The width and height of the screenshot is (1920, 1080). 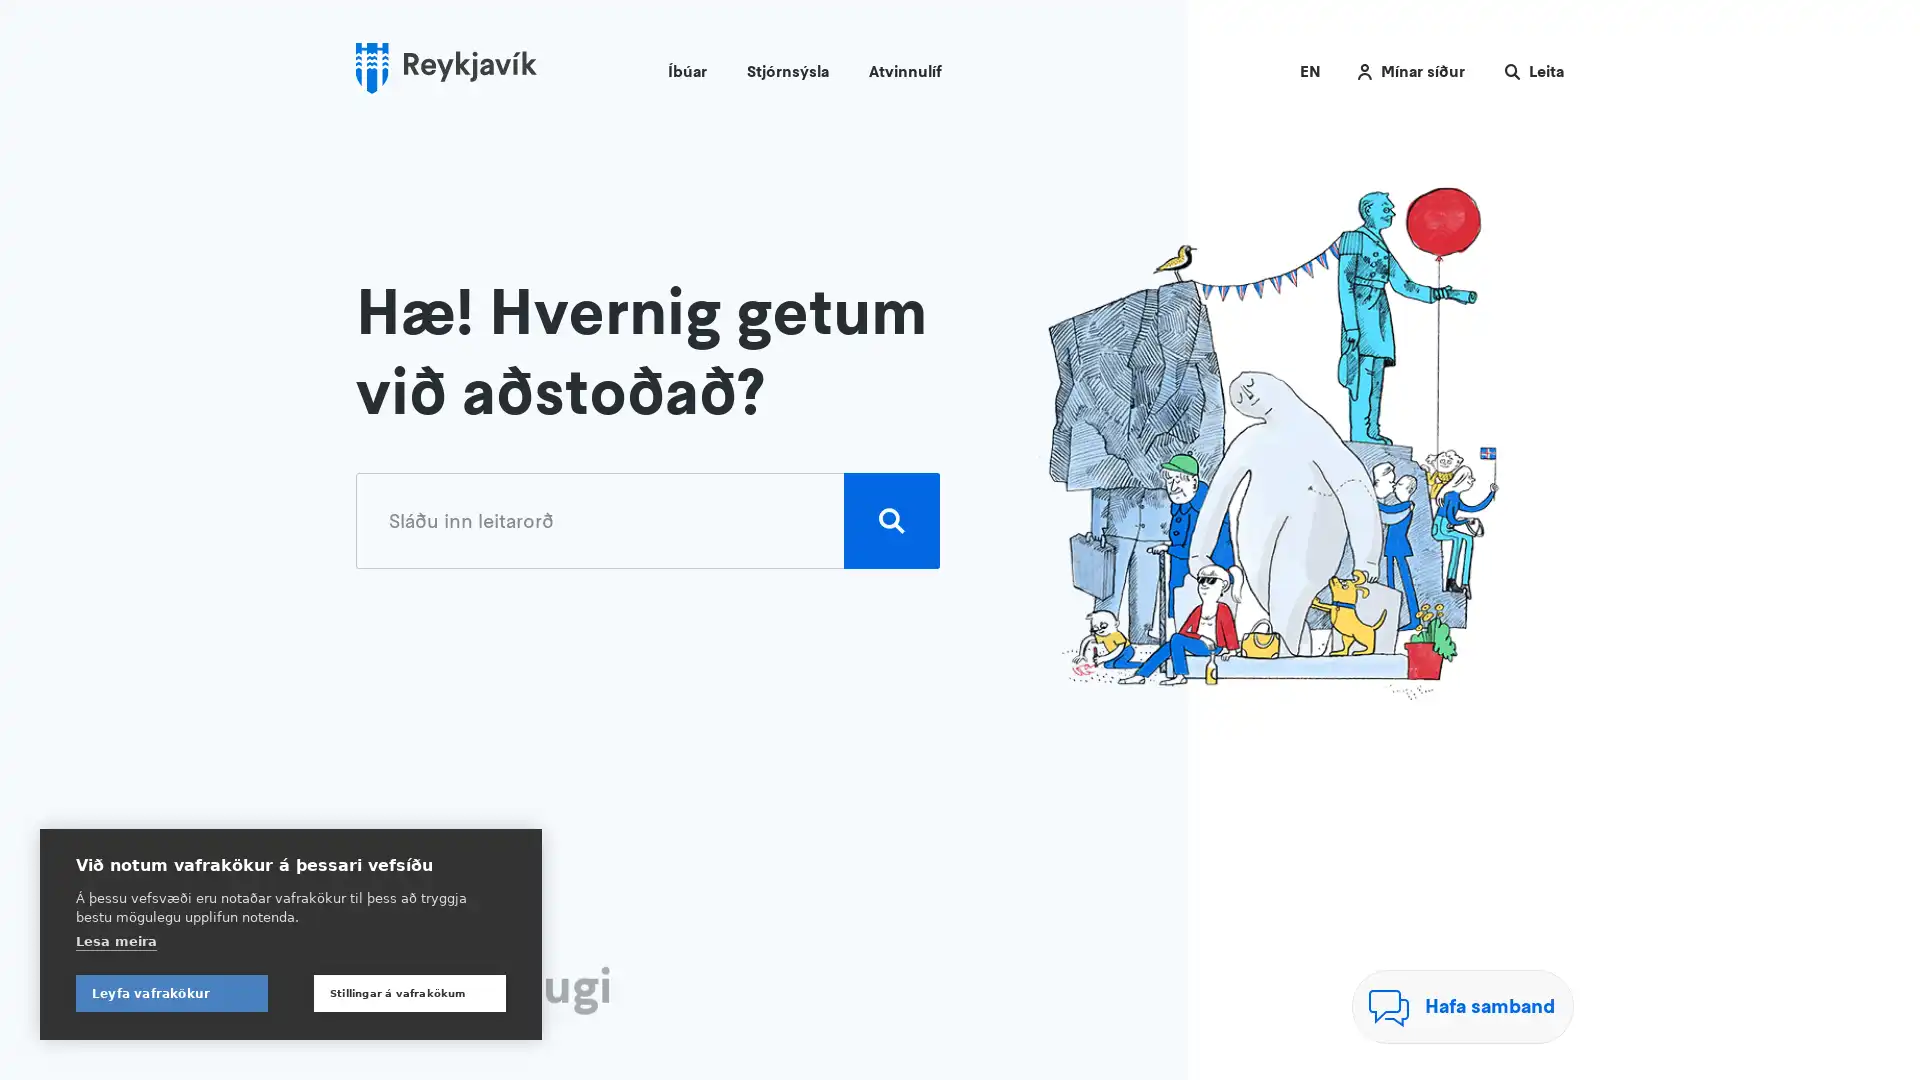 What do you see at coordinates (172, 993) in the screenshot?
I see `Leyfa vafrakokur` at bounding box center [172, 993].